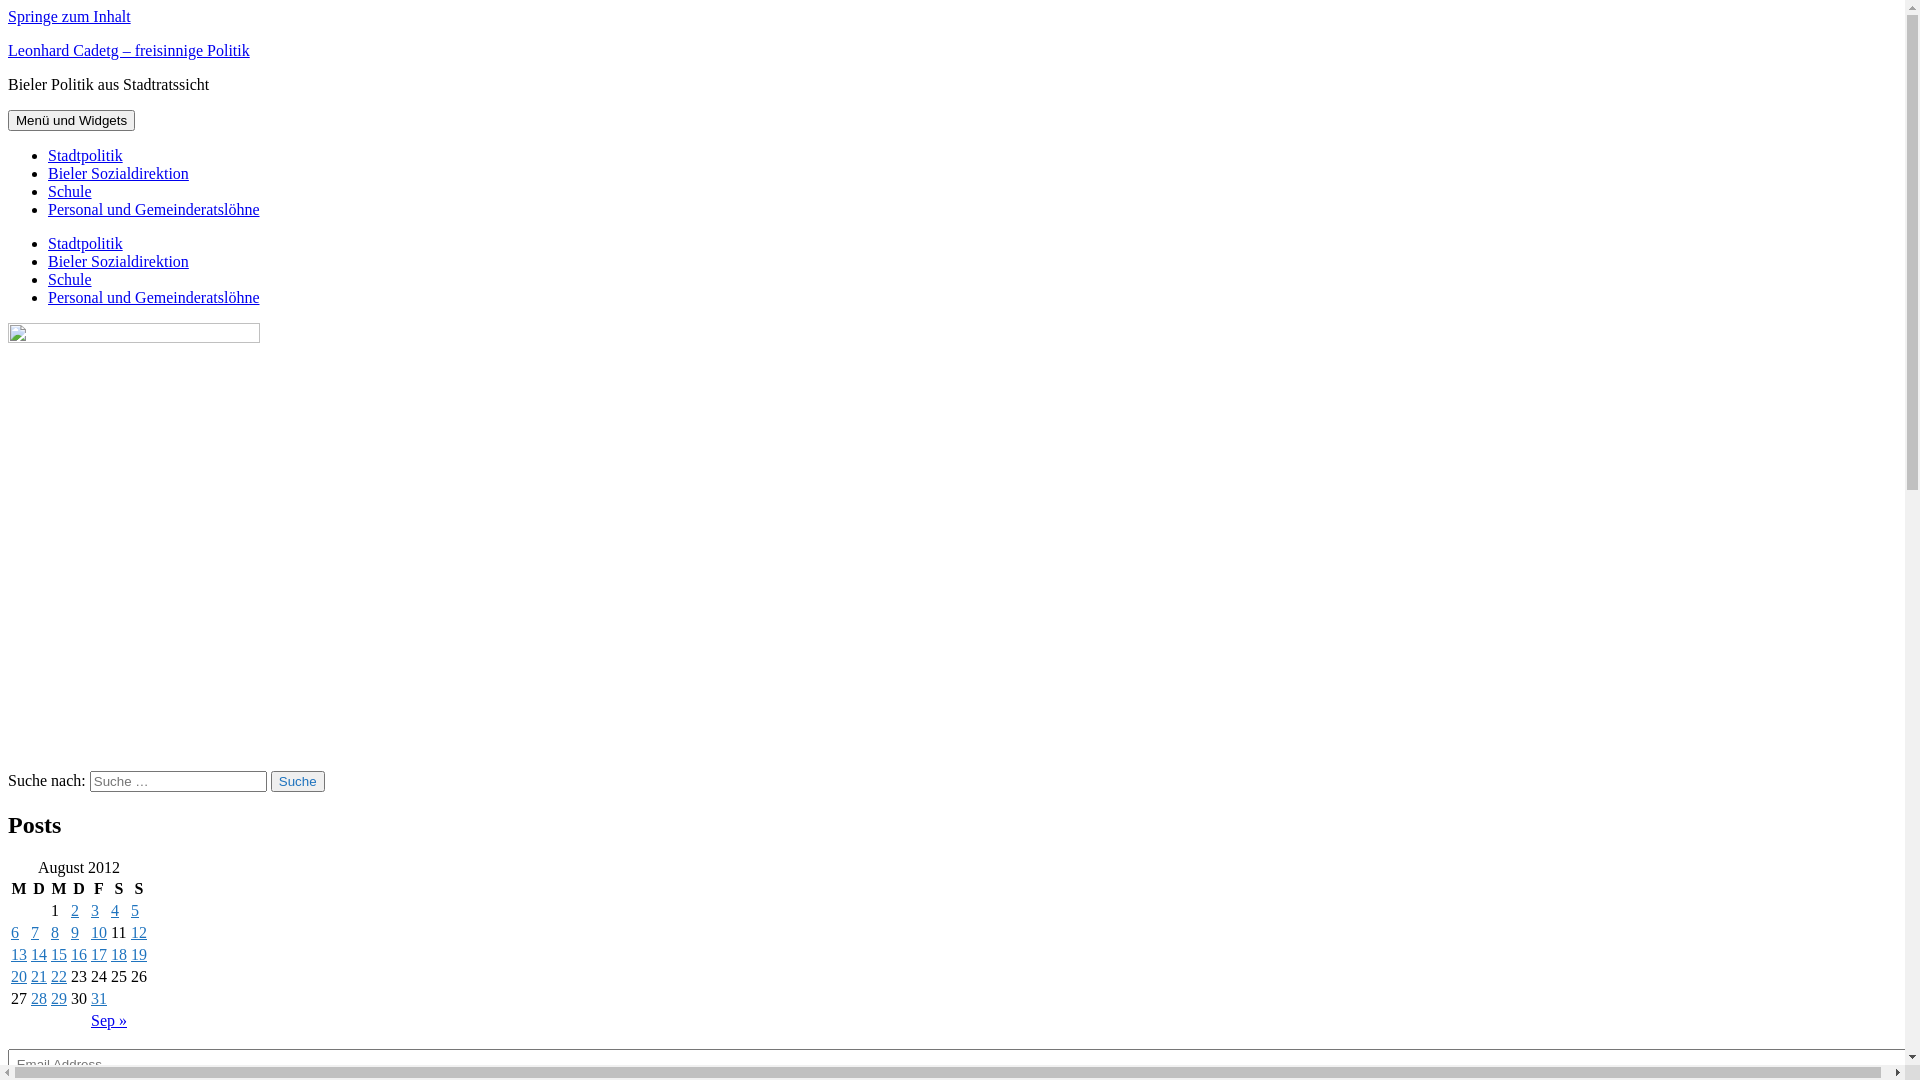  What do you see at coordinates (78, 953) in the screenshot?
I see `'16'` at bounding box center [78, 953].